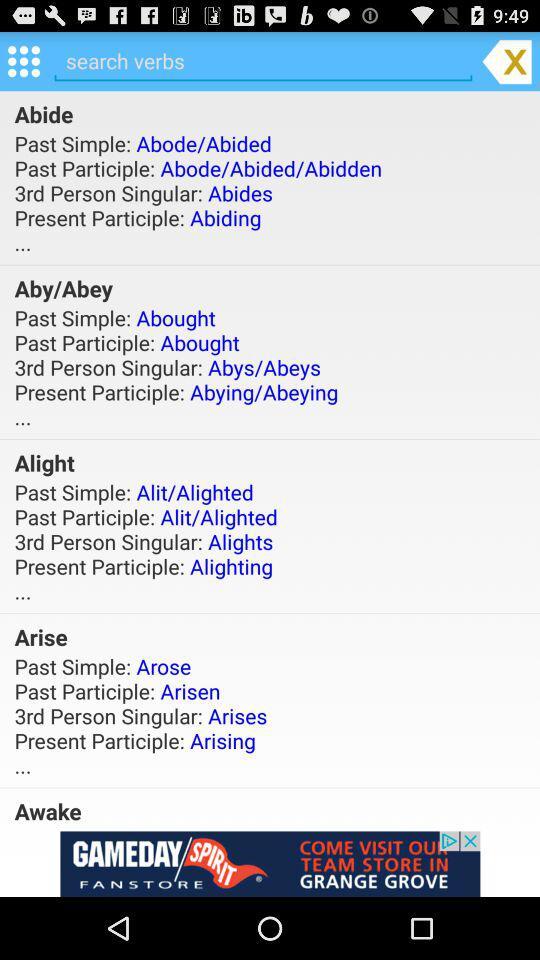 This screenshot has width=540, height=960. What do you see at coordinates (22, 59) in the screenshot?
I see `options button` at bounding box center [22, 59].